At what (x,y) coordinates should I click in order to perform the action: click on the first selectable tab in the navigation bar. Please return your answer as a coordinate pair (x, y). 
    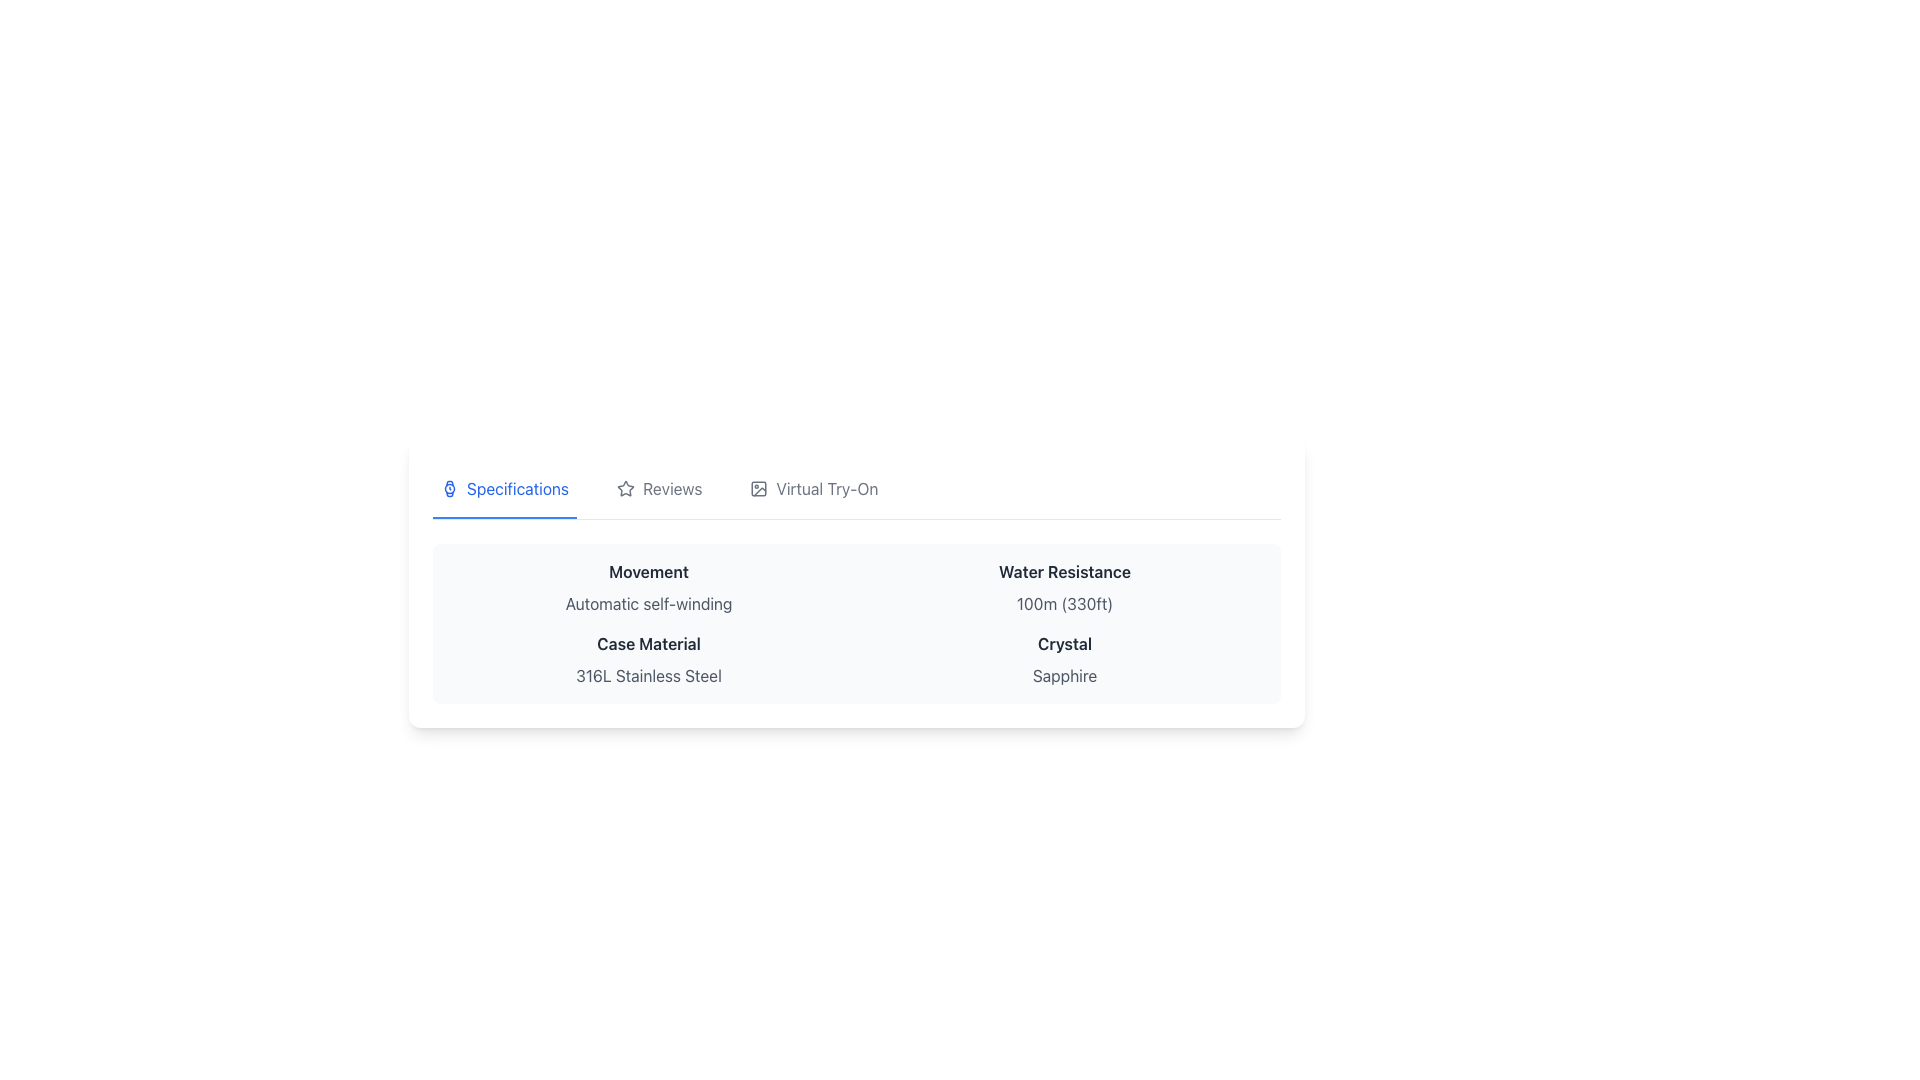
    Looking at the image, I should click on (504, 489).